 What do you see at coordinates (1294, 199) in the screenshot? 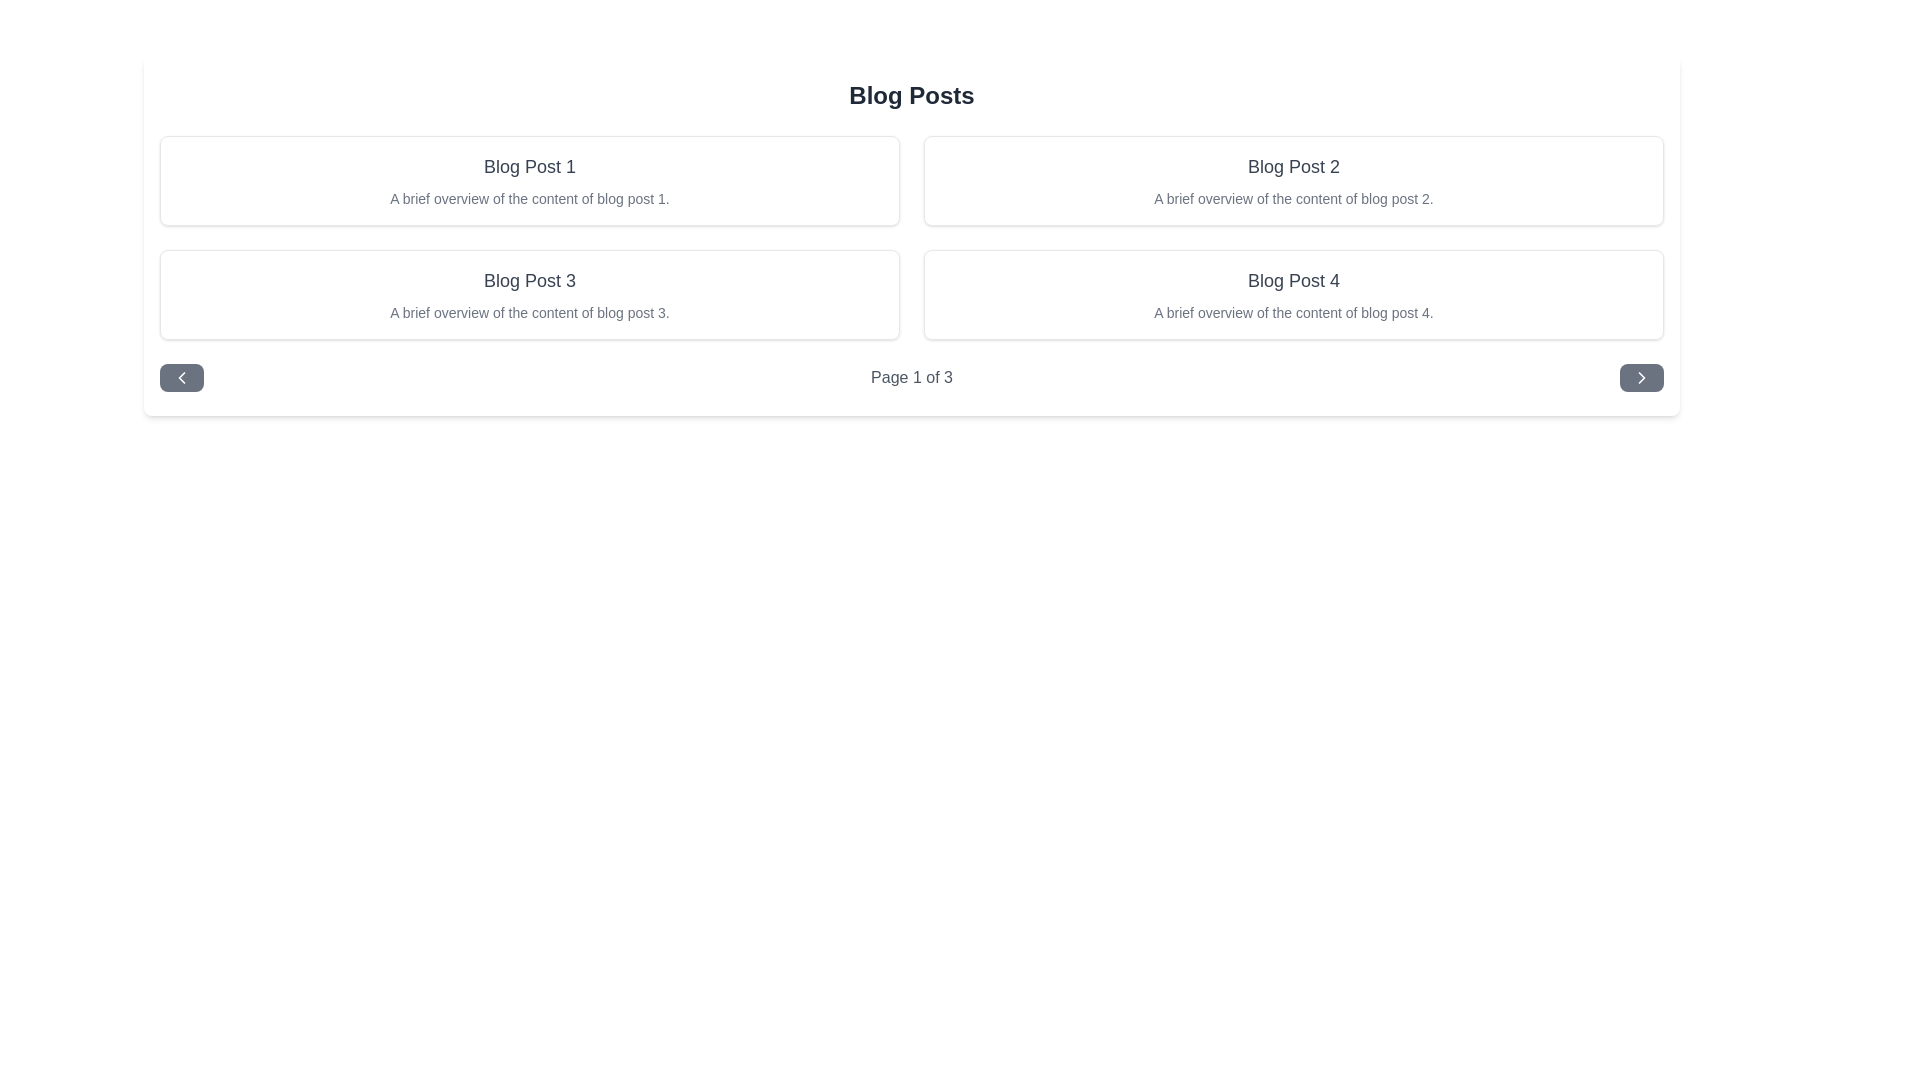
I see `the blog post summary text element that provides an overview of 'Blog Post 2', located in the top-right corner of the grid layout` at bounding box center [1294, 199].